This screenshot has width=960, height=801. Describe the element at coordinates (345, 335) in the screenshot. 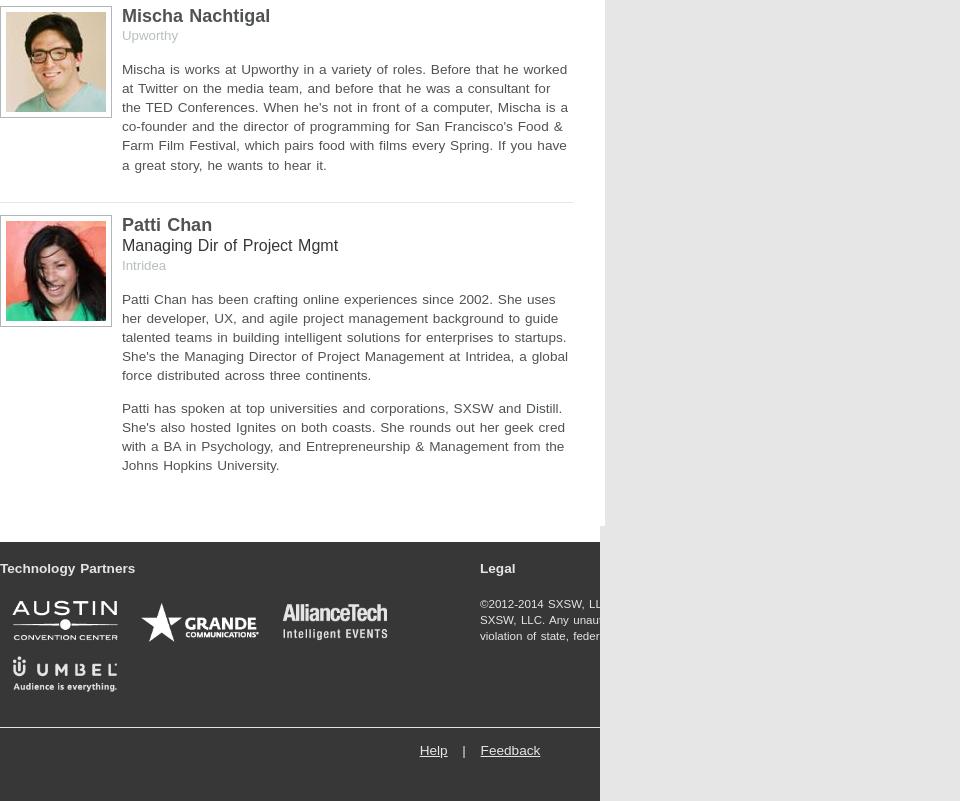

I see `'Patti Chan has been crafting online experiences since 2002. She uses her developer, UX, and agile project management background to guide talented teams in building intelligent solutions for enterprises to startups. She's the Managing Director of Project Management at Intridea, a global force distributed across three continents.'` at that location.